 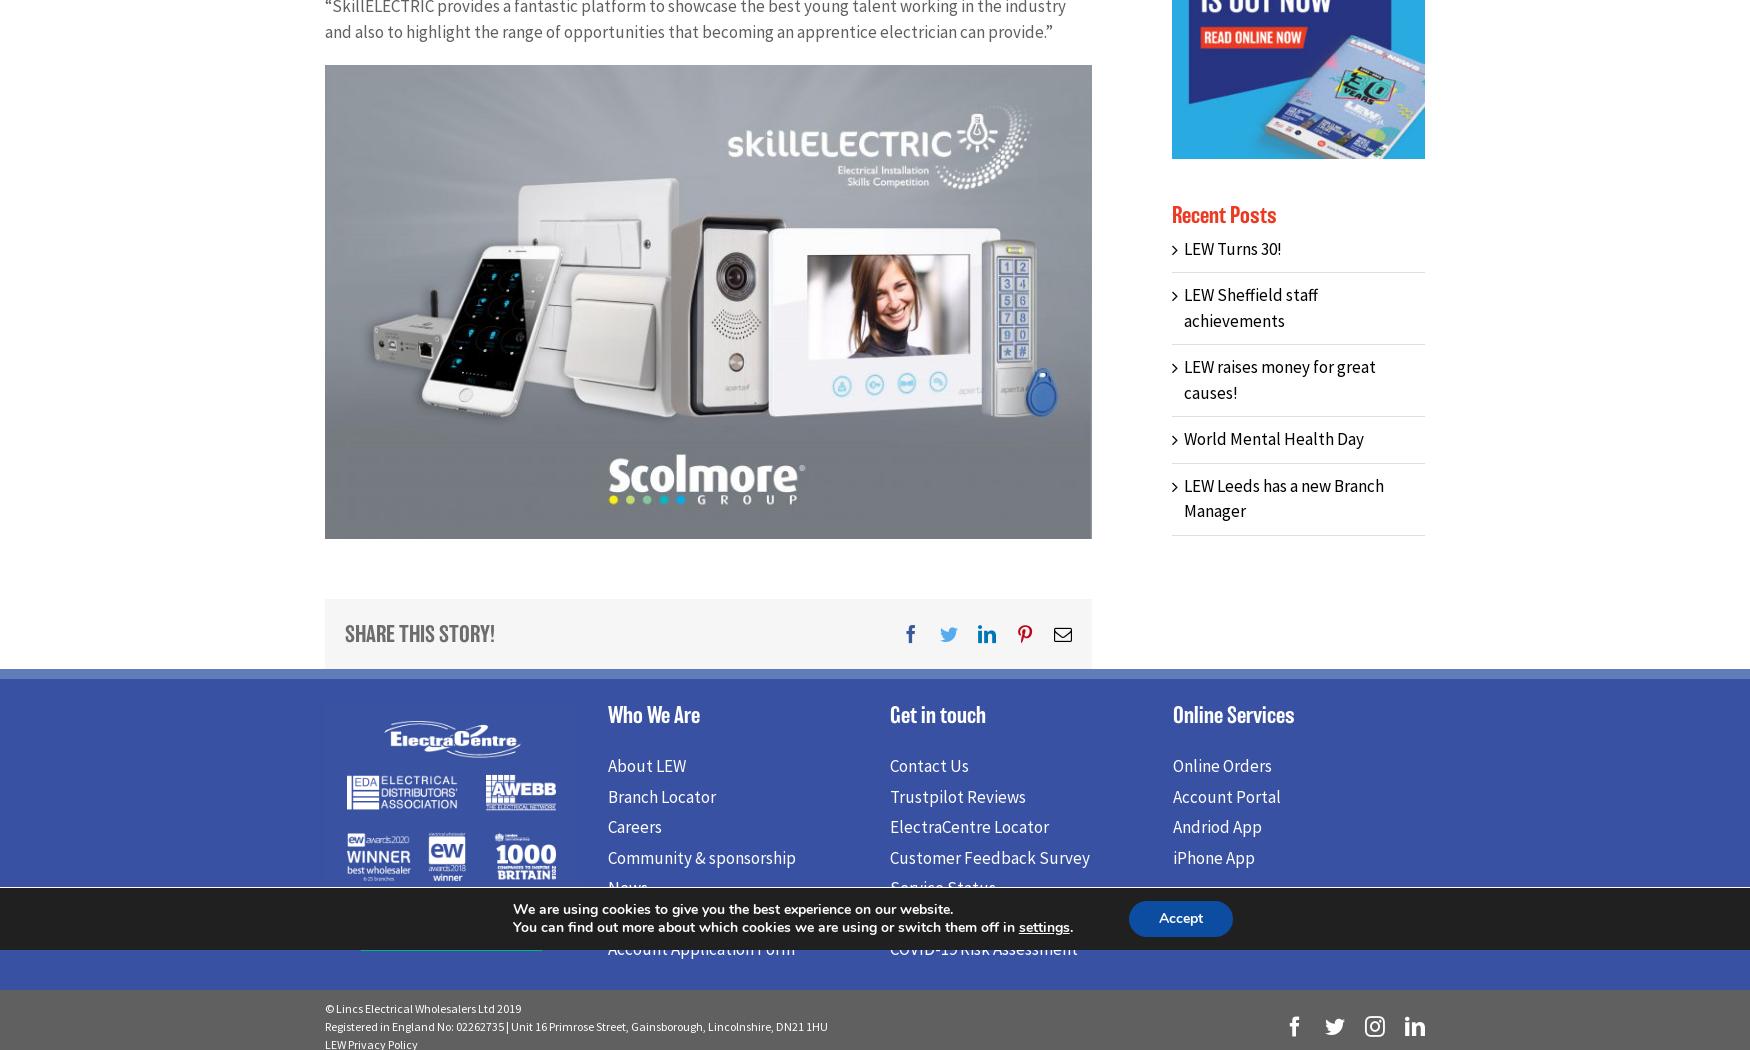 What do you see at coordinates (651, 718) in the screenshot?
I see `'Who We Are'` at bounding box center [651, 718].